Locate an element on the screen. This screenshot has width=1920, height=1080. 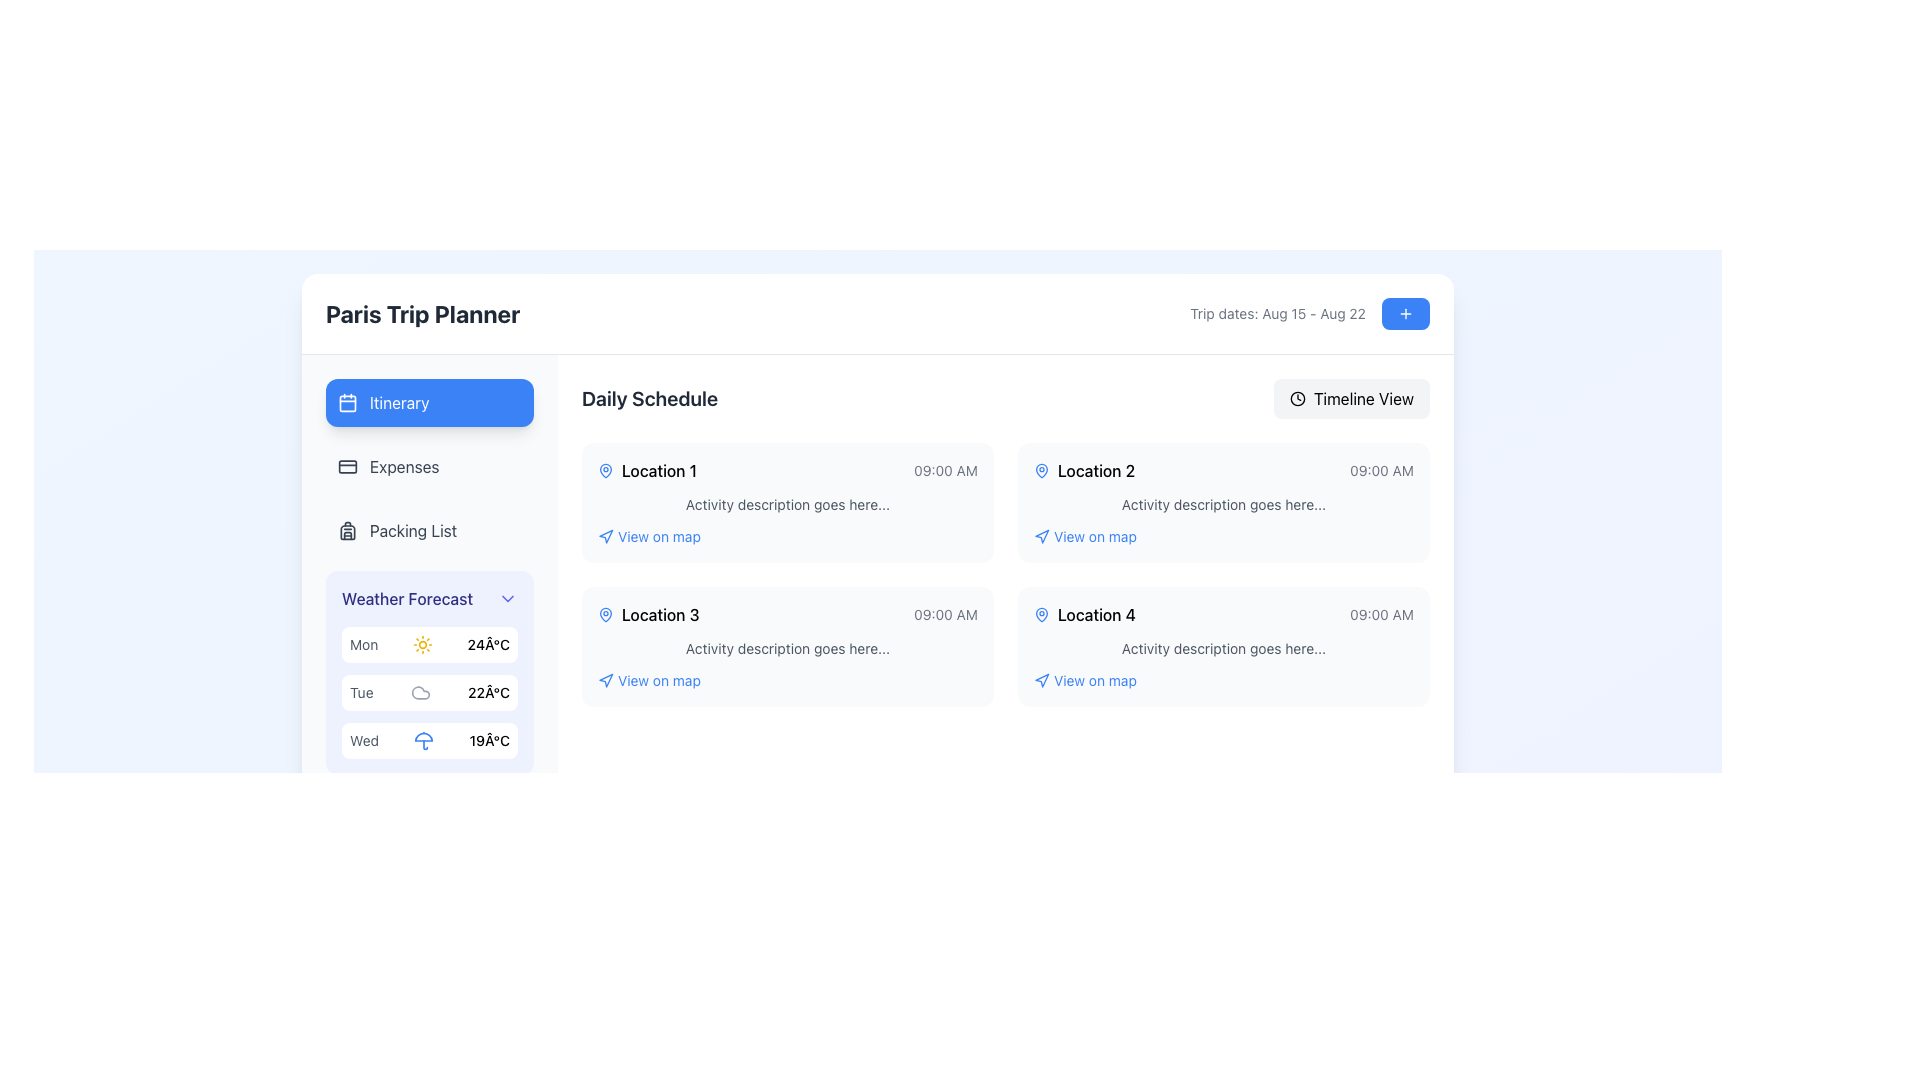
the hyperlink text that opens the map view for 'Location 4' in the 'Daily Schedule' section to trigger any hover effects is located at coordinates (1094, 680).